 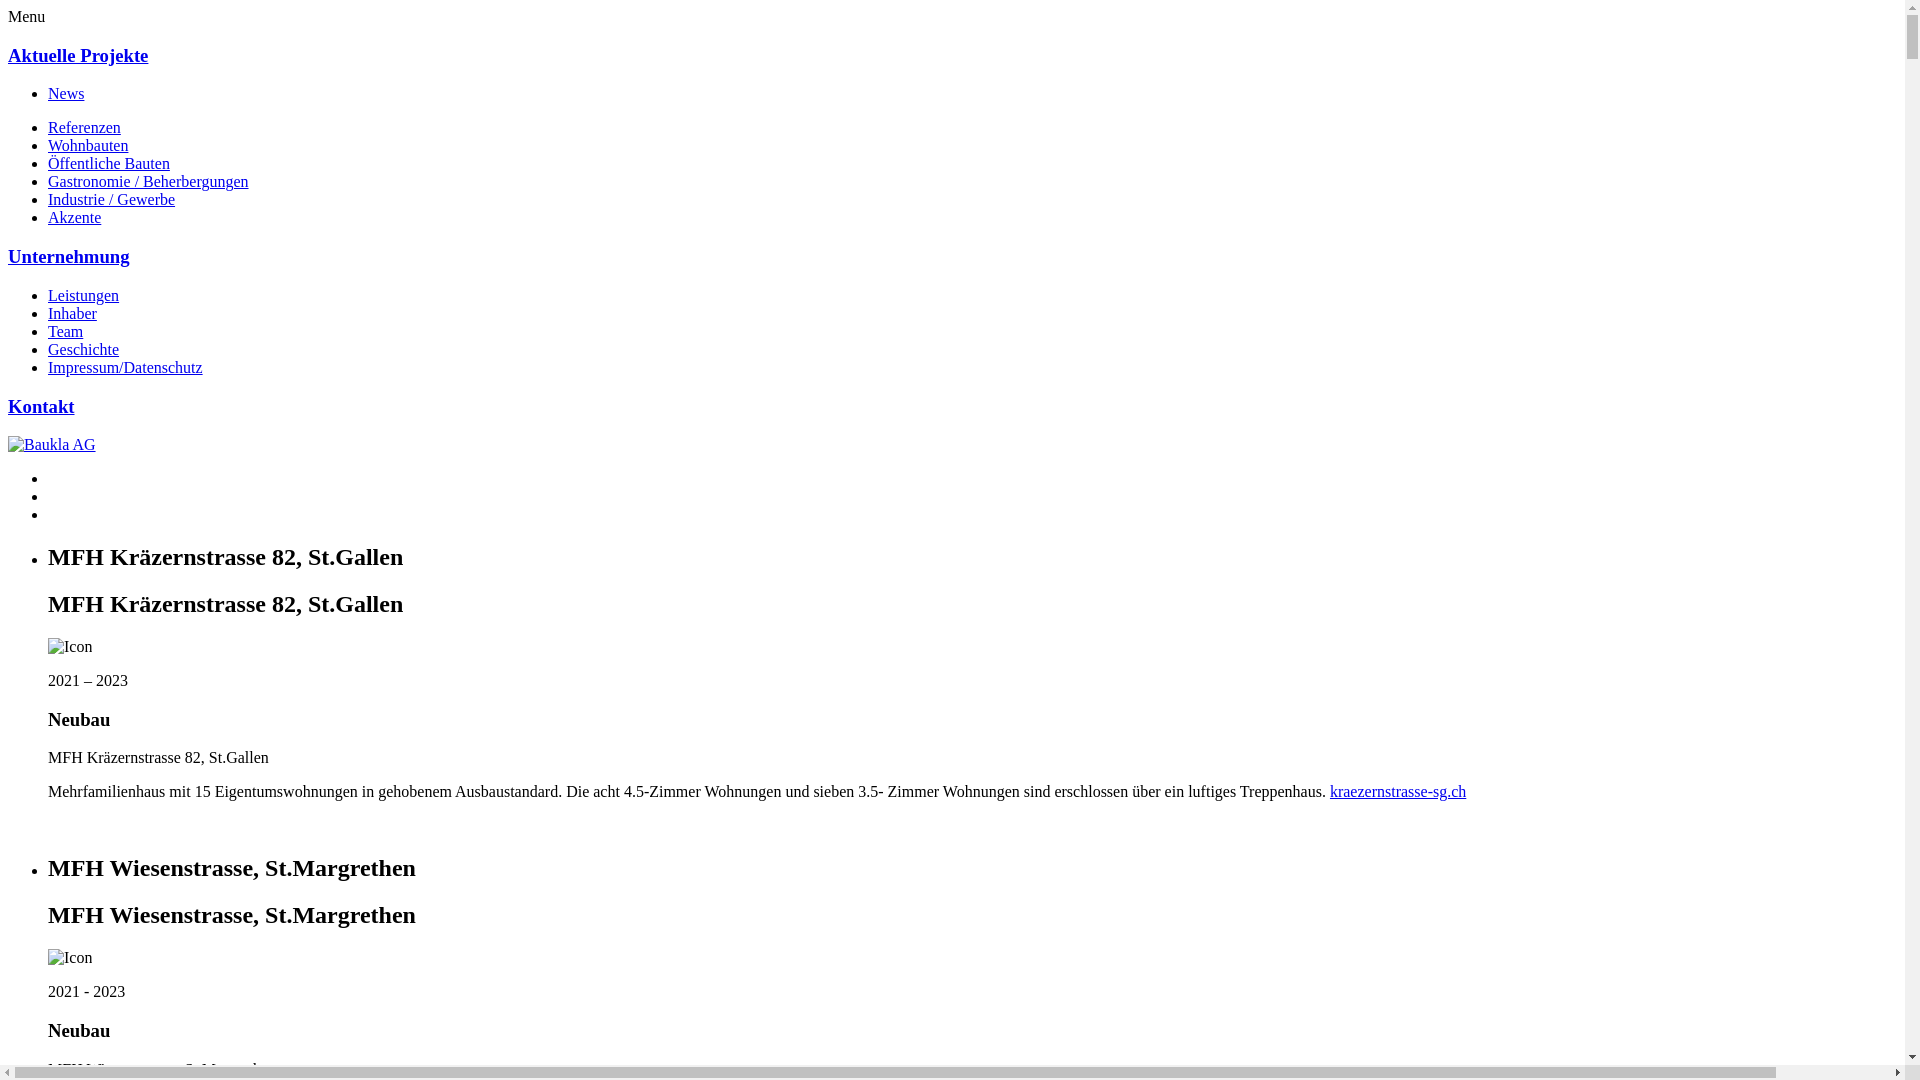 What do you see at coordinates (41, 405) in the screenshot?
I see `'Kontakt'` at bounding box center [41, 405].